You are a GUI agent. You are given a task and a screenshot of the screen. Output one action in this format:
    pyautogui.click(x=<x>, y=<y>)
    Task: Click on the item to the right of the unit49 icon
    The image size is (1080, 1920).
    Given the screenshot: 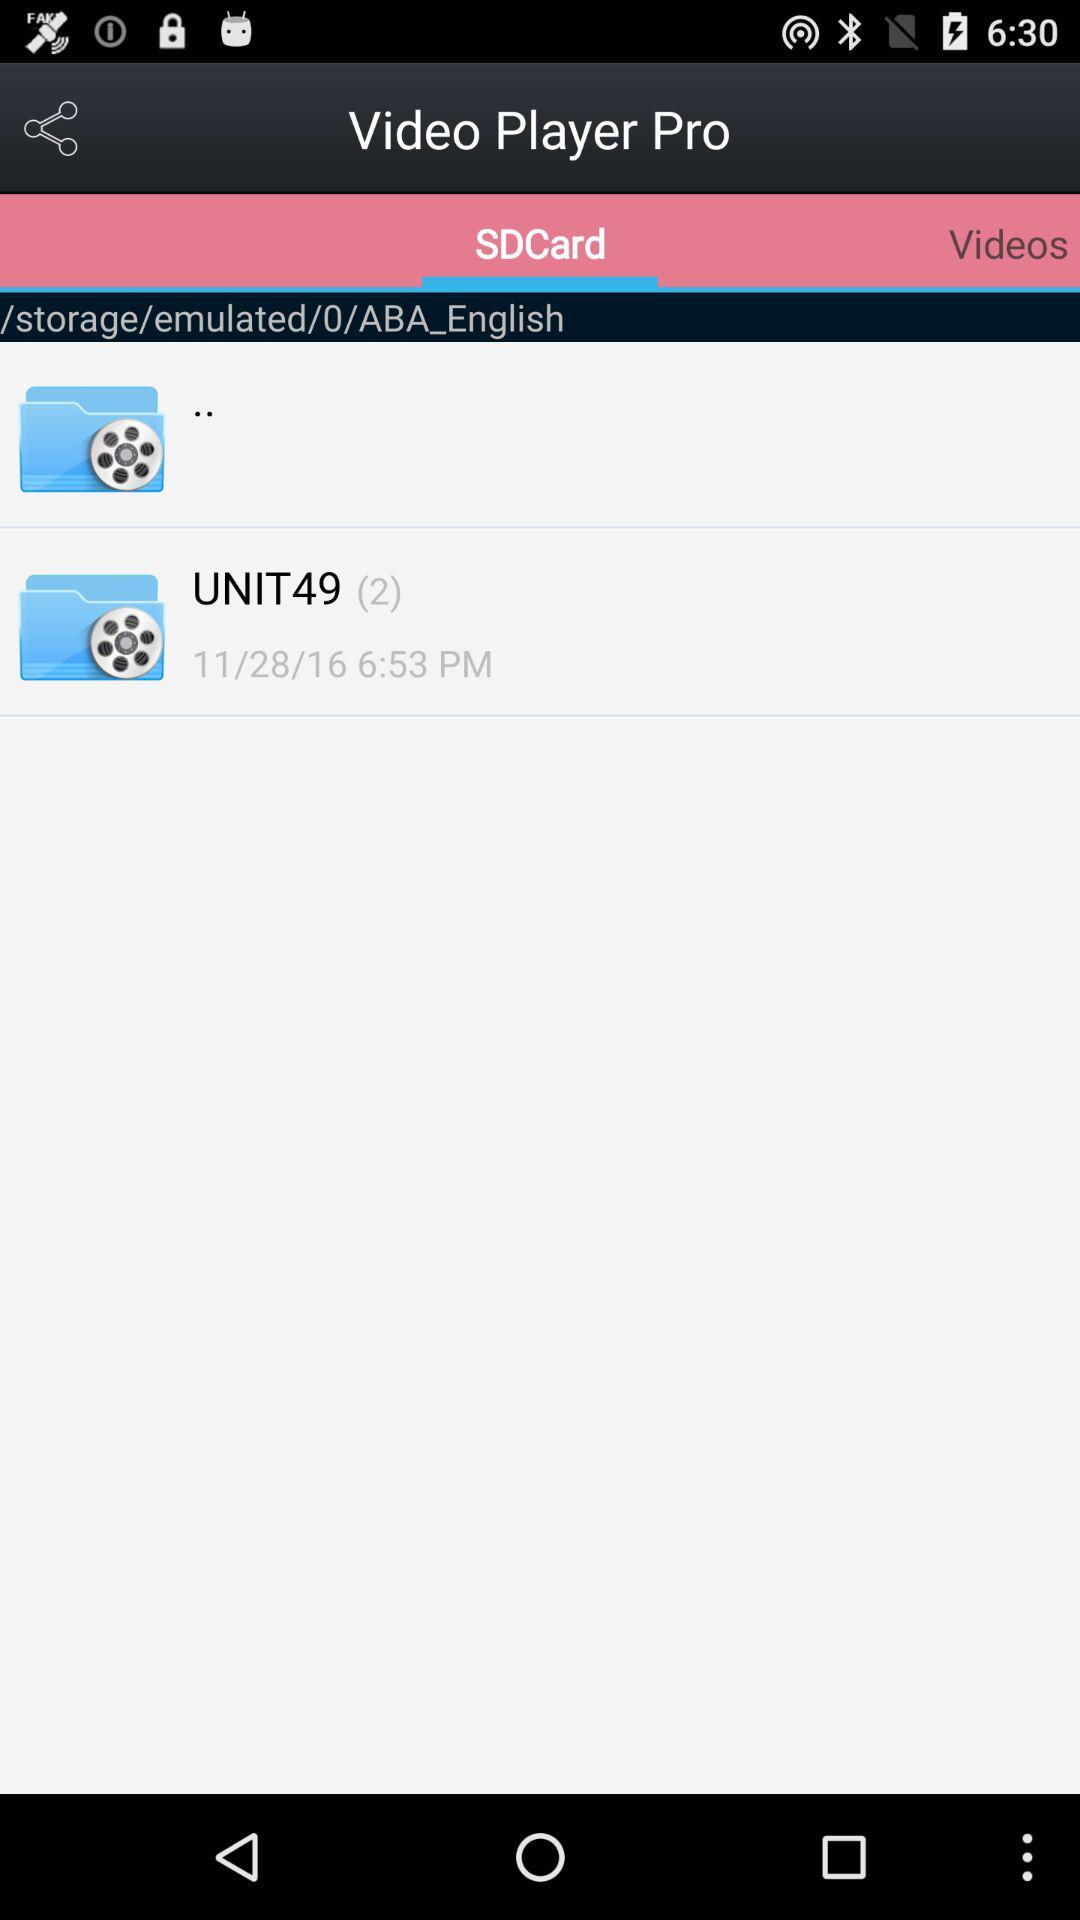 What is the action you would take?
    pyautogui.click(x=379, y=589)
    